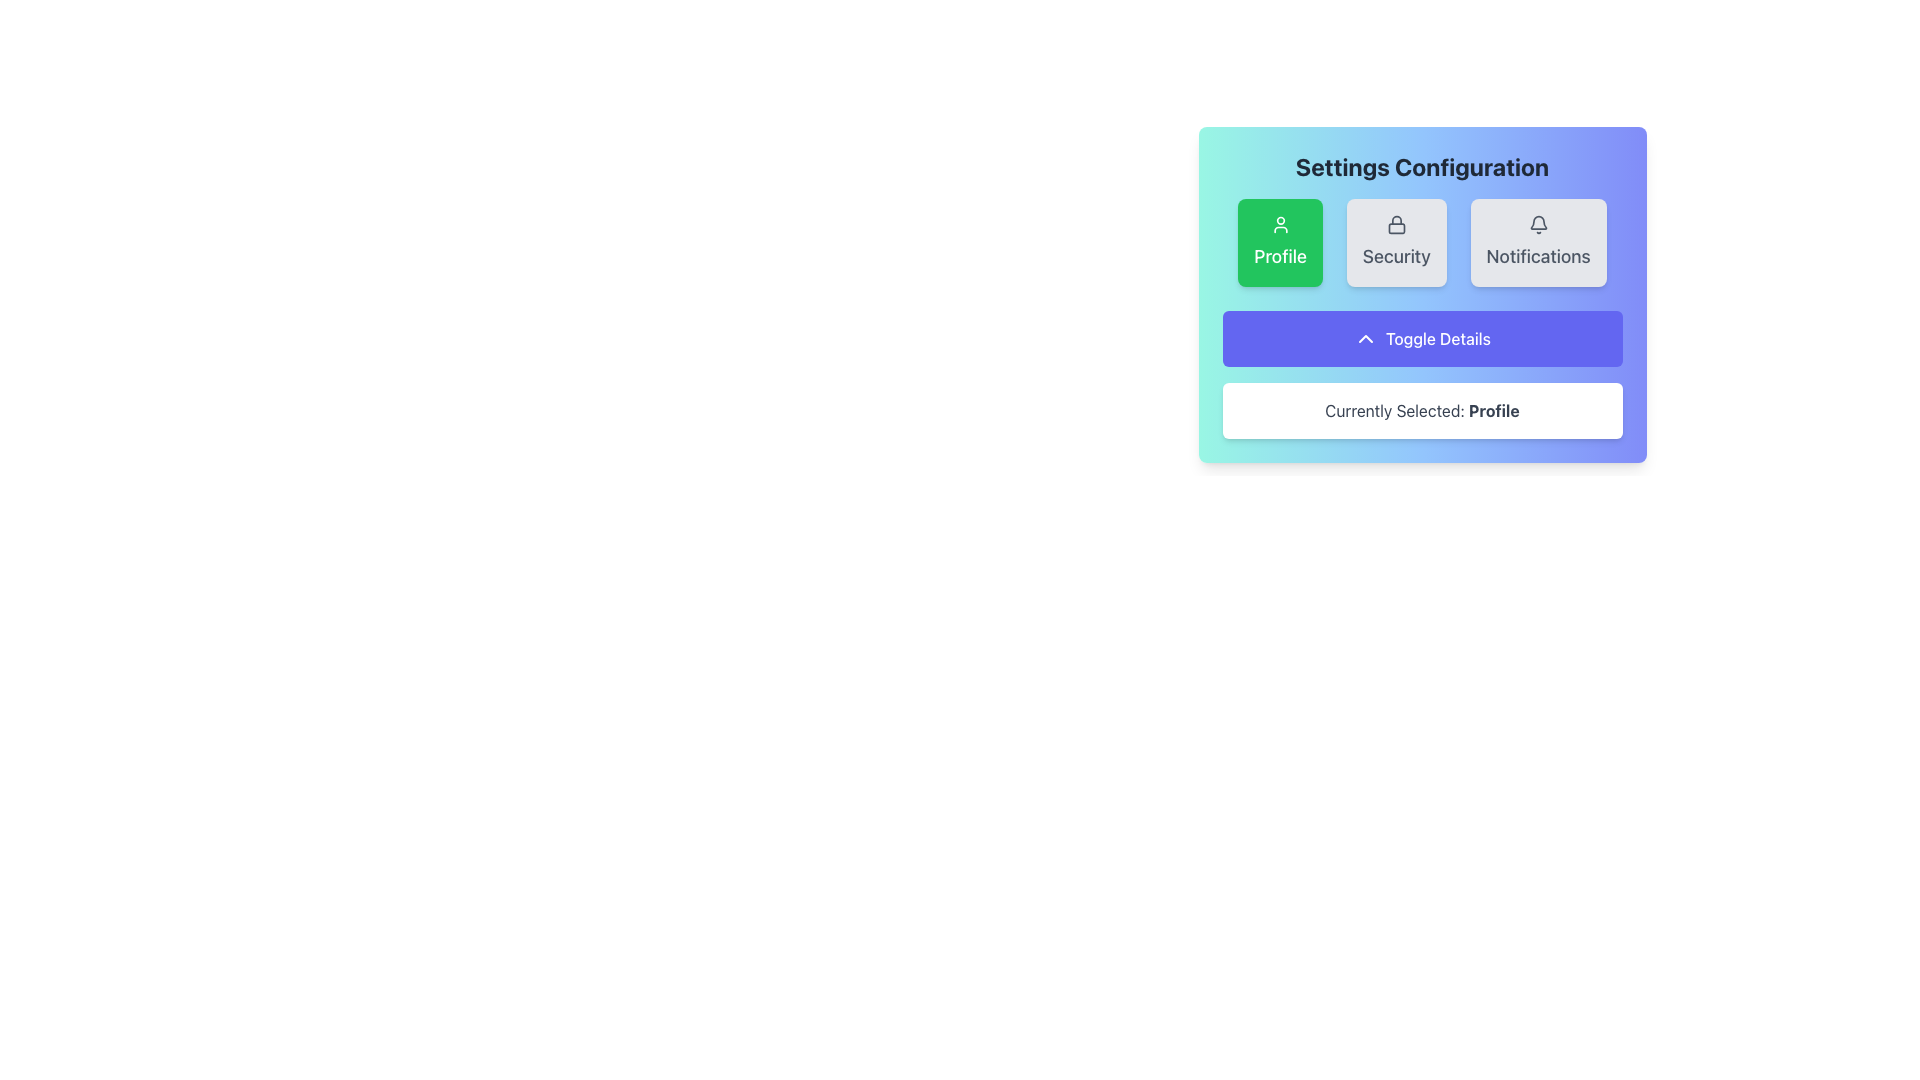 This screenshot has height=1080, width=1920. Describe the element at coordinates (1494, 410) in the screenshot. I see `the static text label that indicates the current selection, which reads 'Currently Selected: Profile', located in the right-hand portion of the interface below the blue button labeled 'Toggle Details'` at that location.